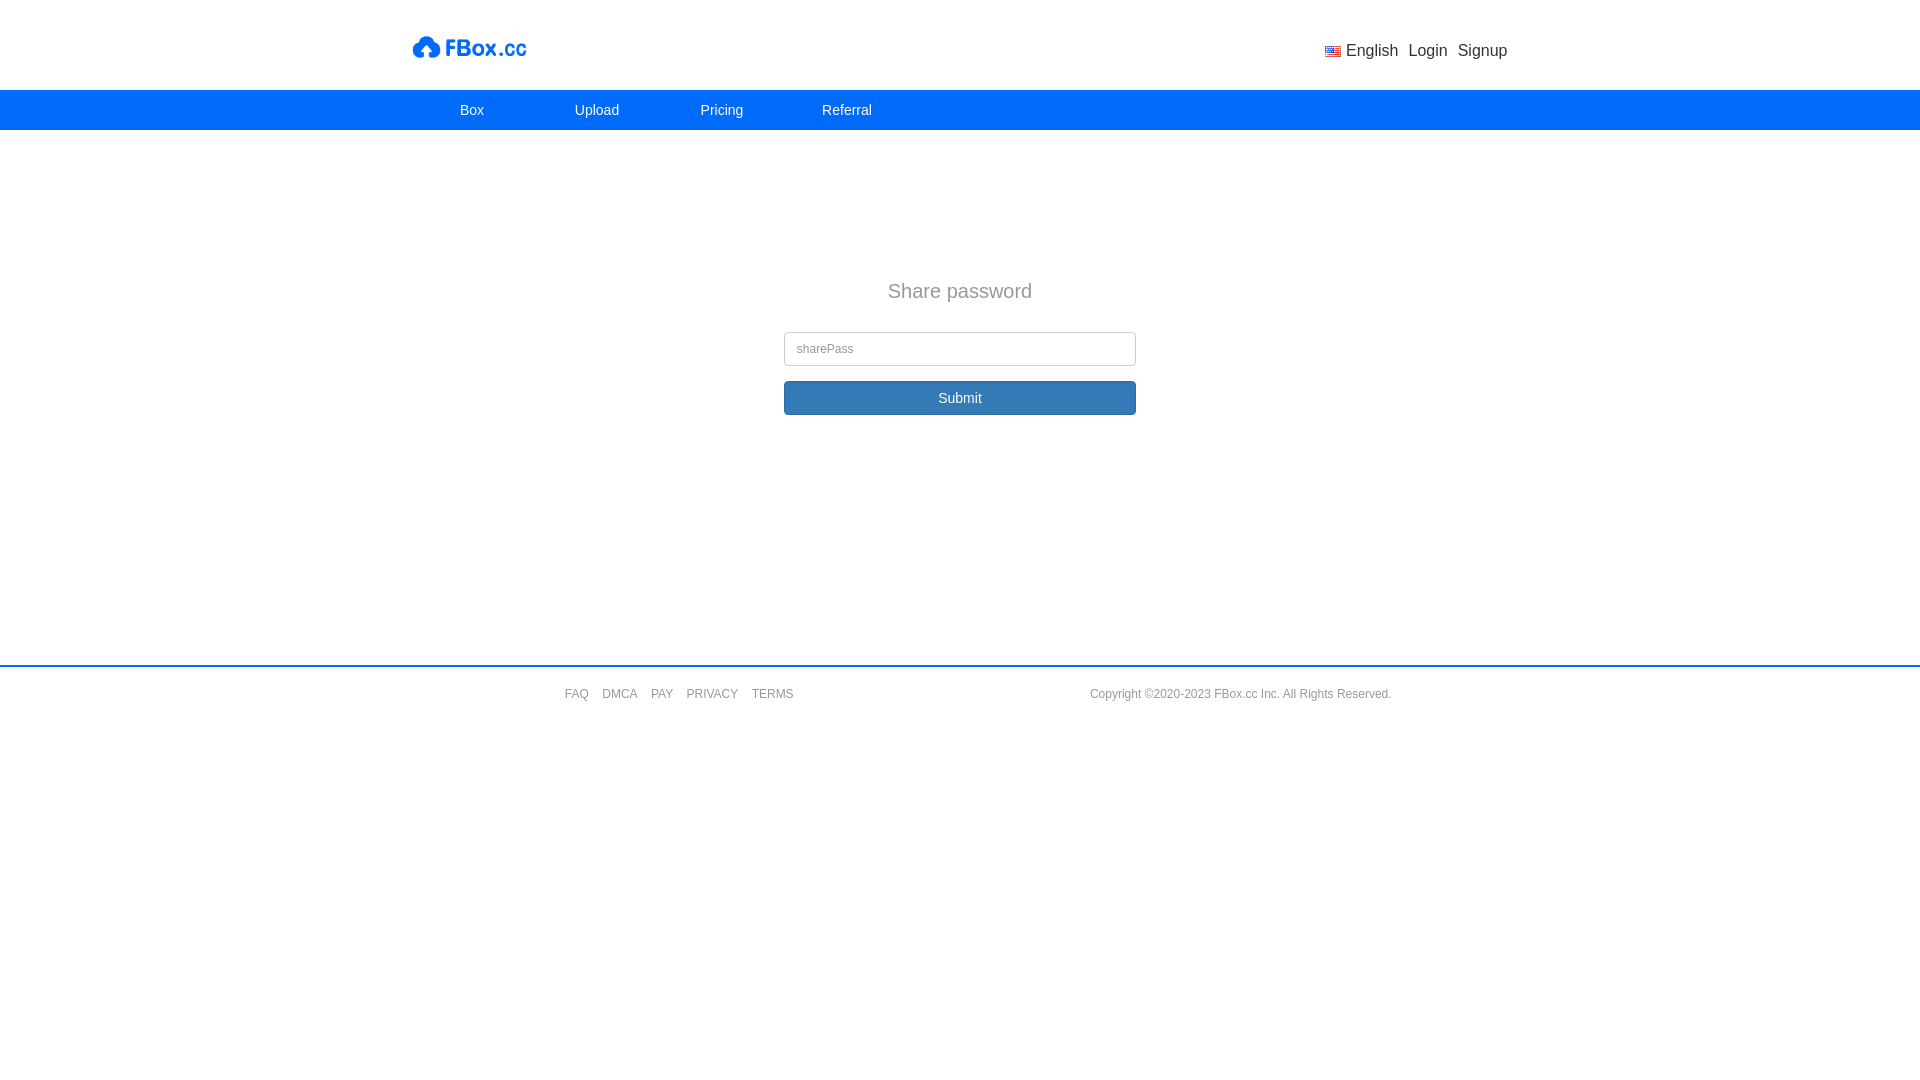 The height and width of the screenshot is (1080, 1920). Describe the element at coordinates (575, 693) in the screenshot. I see `'FAQ'` at that location.